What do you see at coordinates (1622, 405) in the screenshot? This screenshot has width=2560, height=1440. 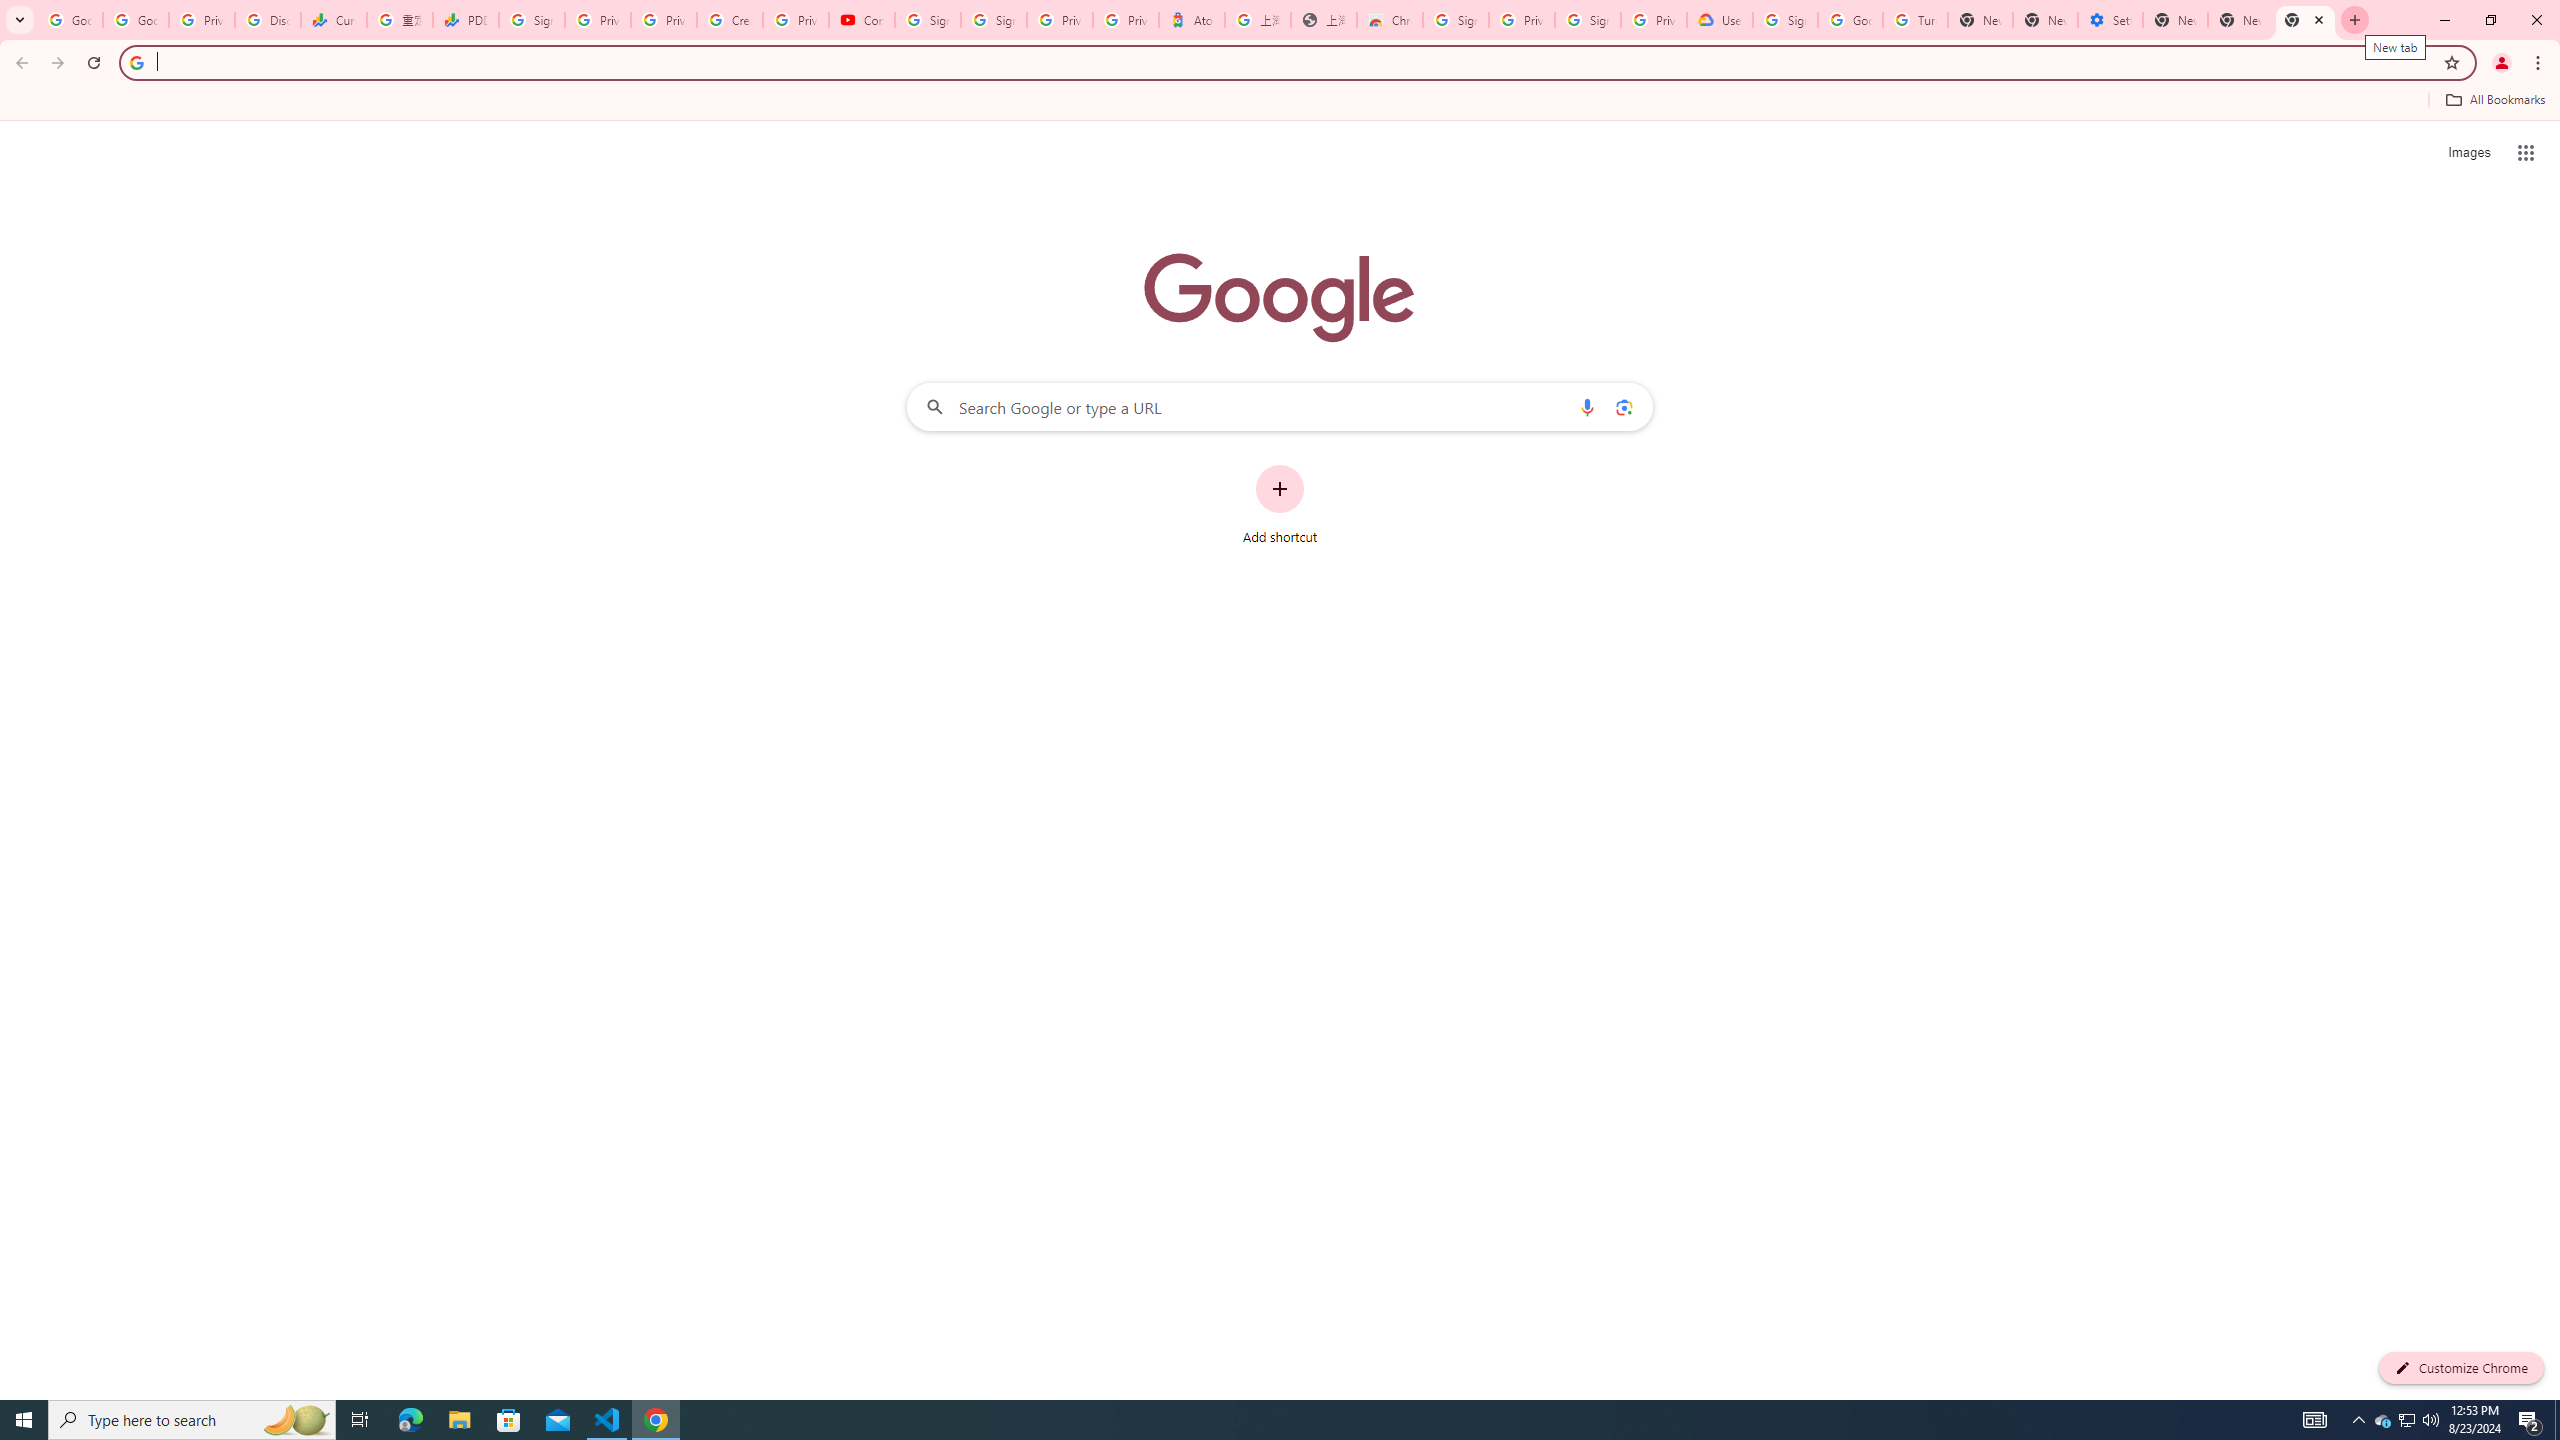 I see `'Search by image'` at bounding box center [1622, 405].